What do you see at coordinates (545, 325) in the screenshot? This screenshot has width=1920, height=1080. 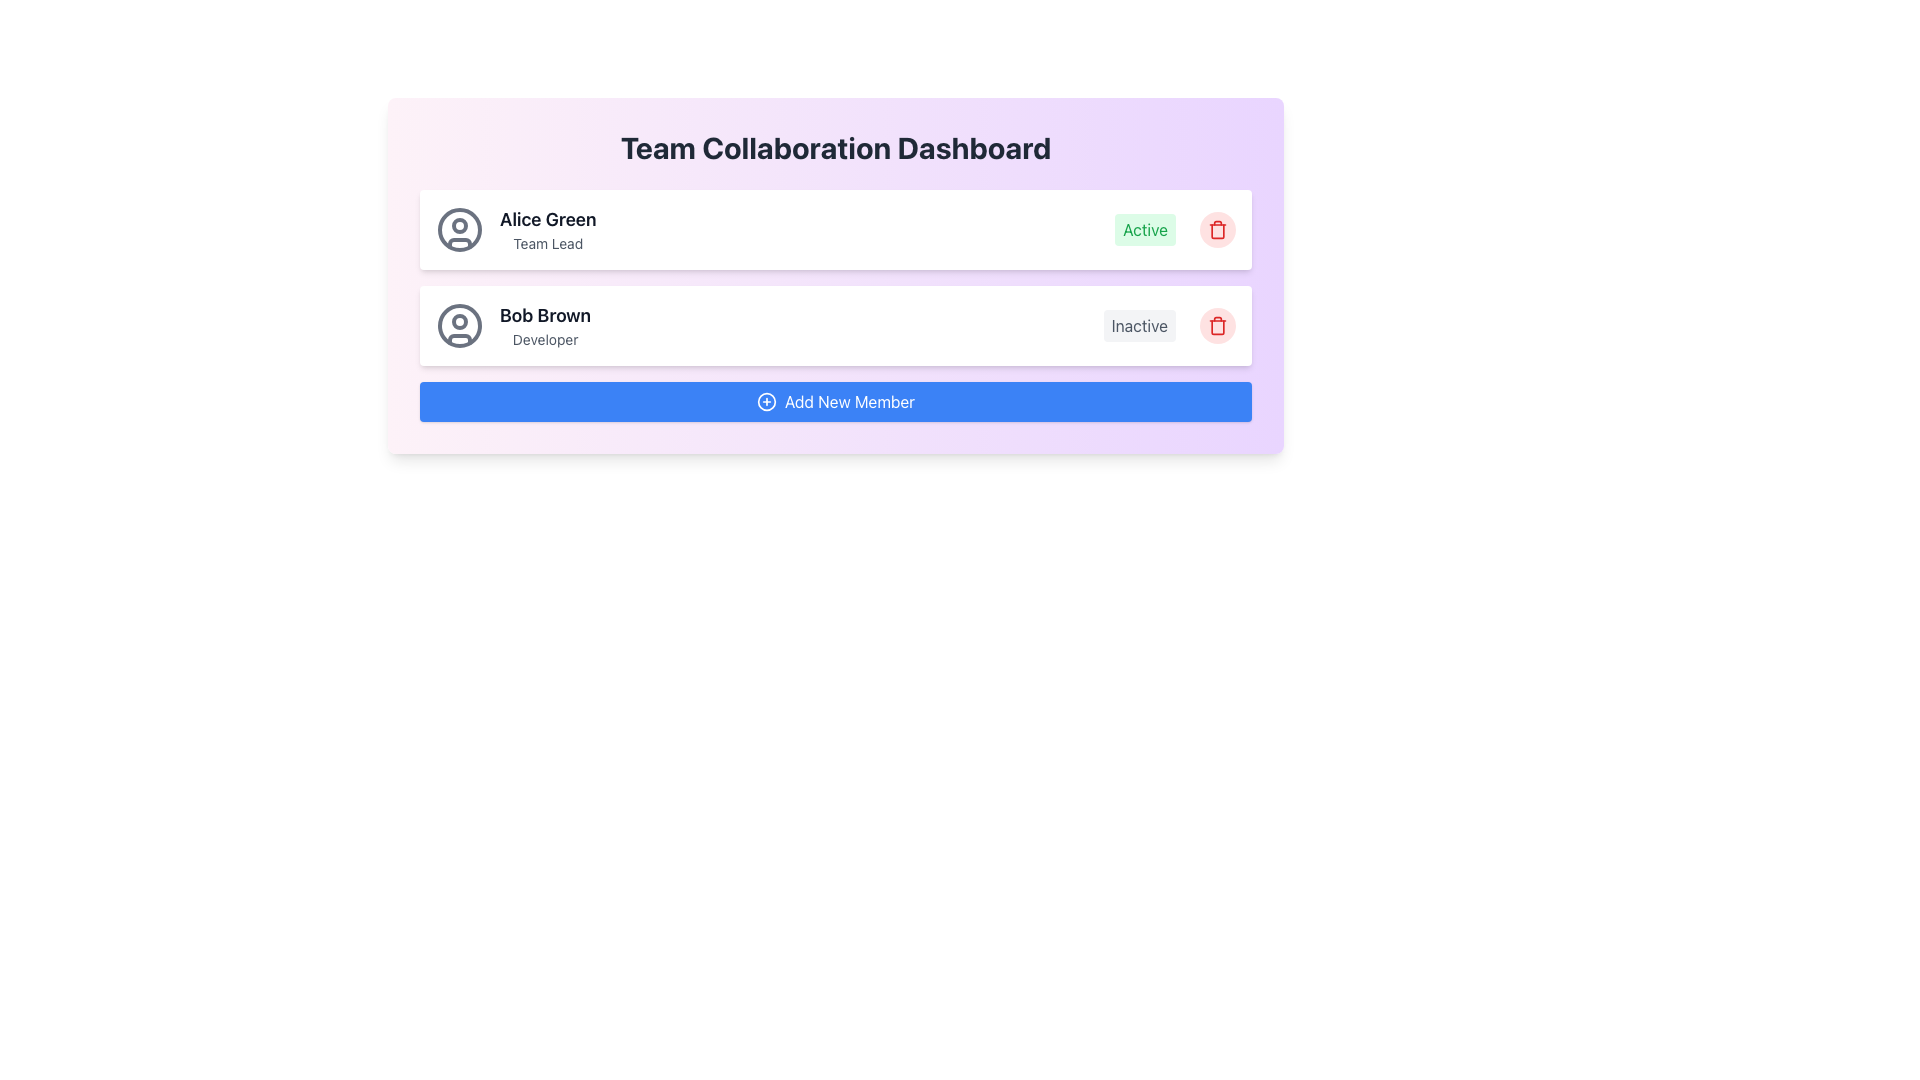 I see `the Text label that presents the name and role of a user, located as the second item in a list below 'Alice Green', near a user avatar icon` at bounding box center [545, 325].